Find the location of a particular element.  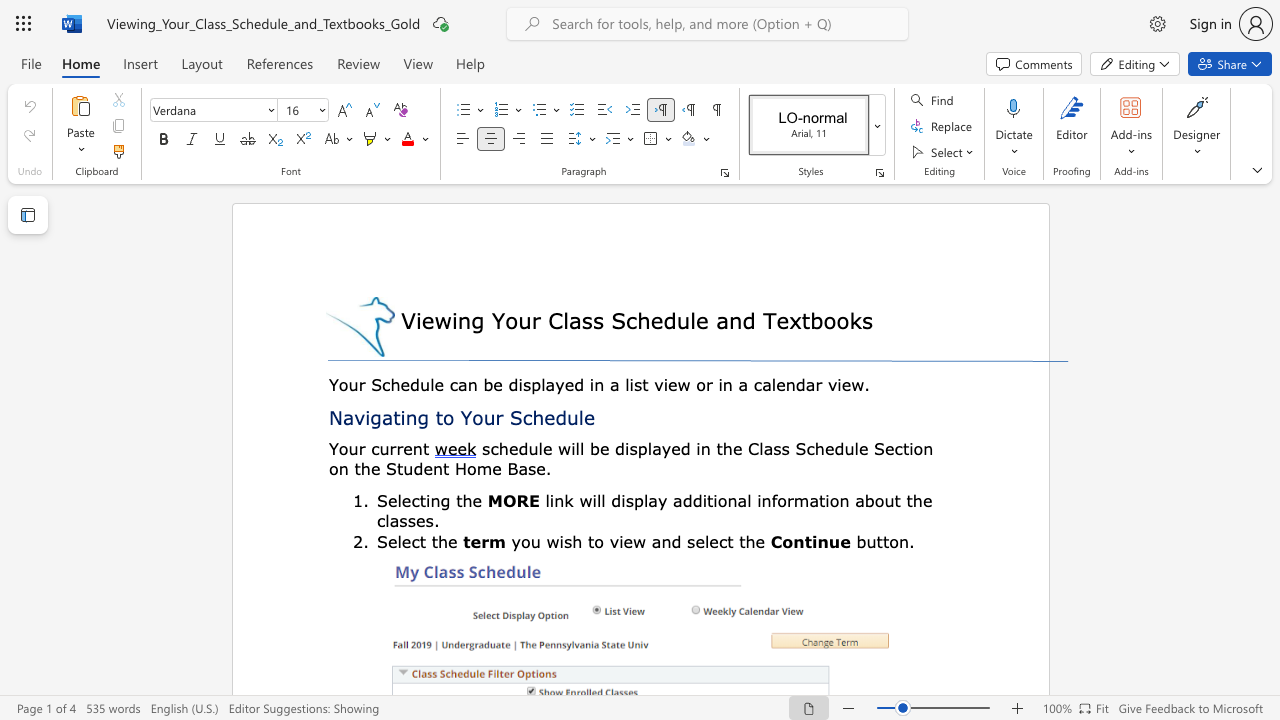

the subset text "elect the" within the text "Select the" is located at coordinates (387, 541).